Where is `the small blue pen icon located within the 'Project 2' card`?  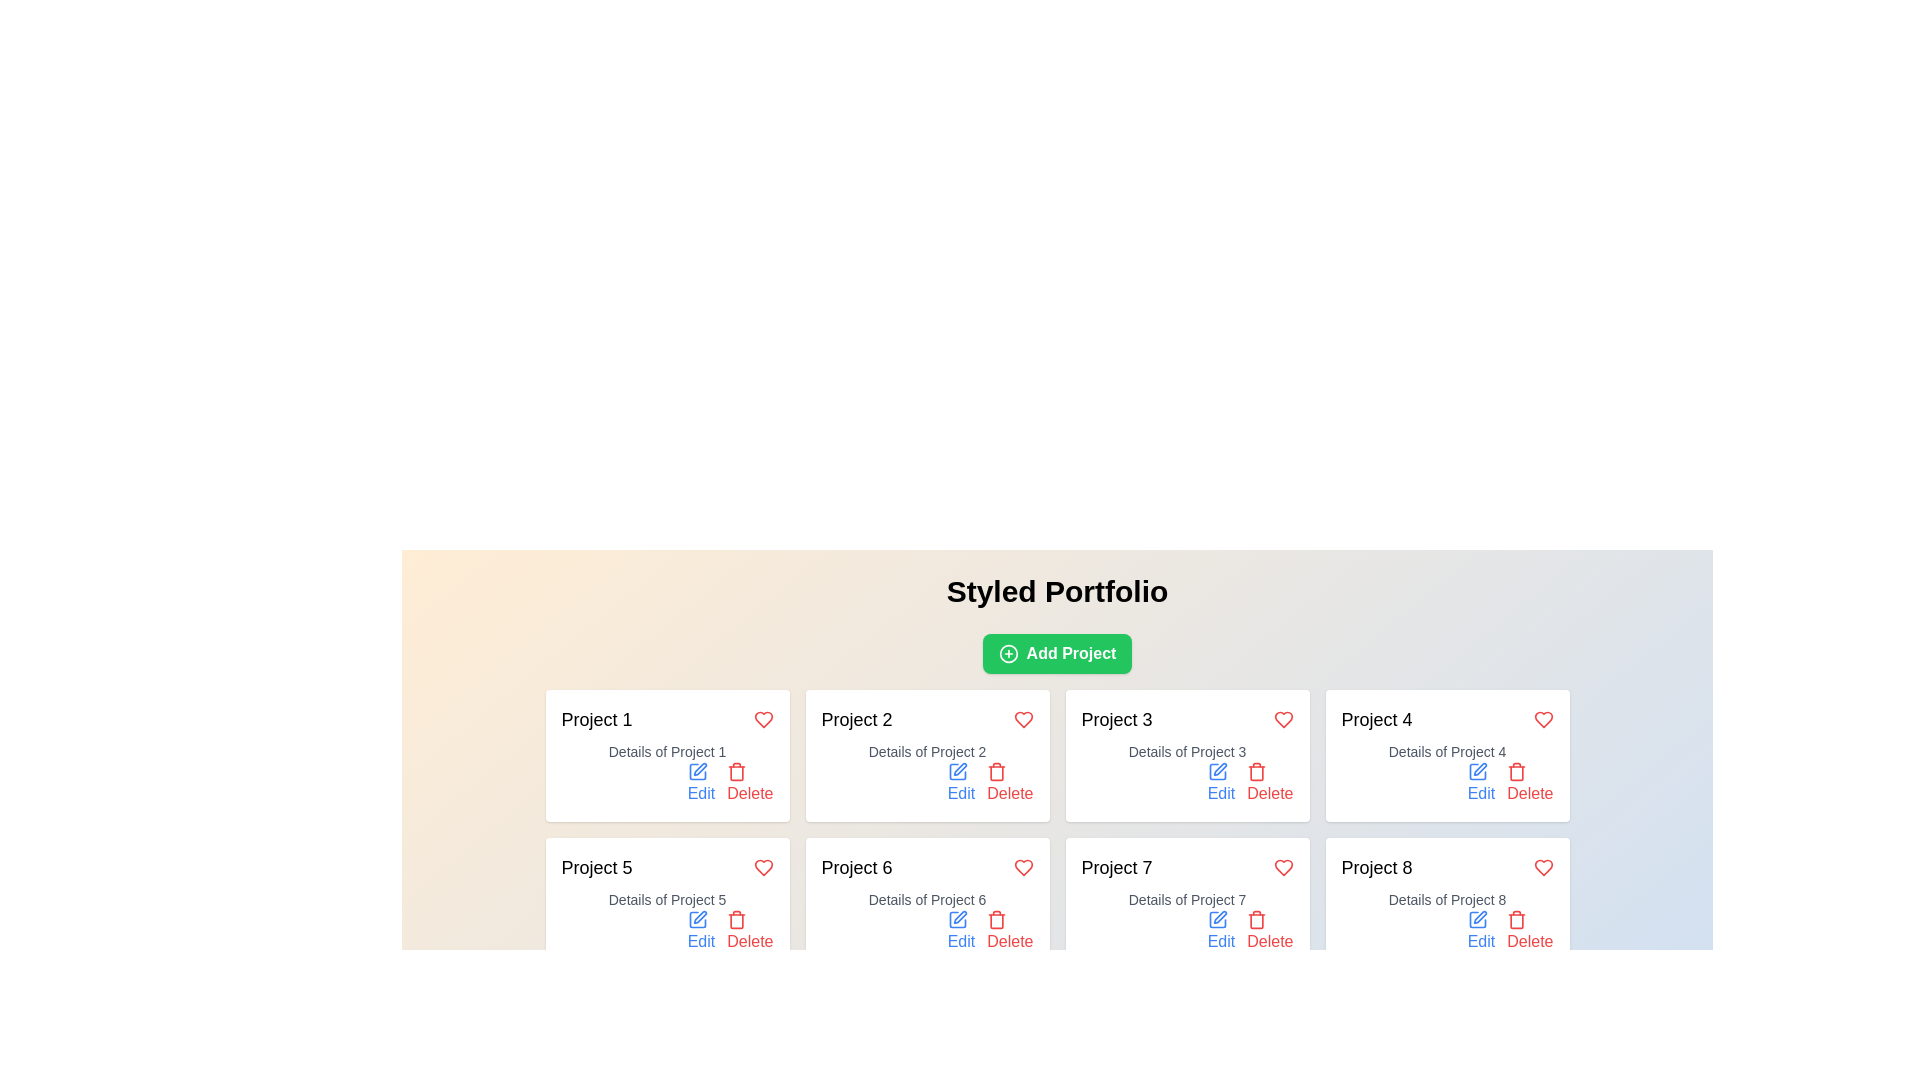 the small blue pen icon located within the 'Project 2' card is located at coordinates (956, 770).